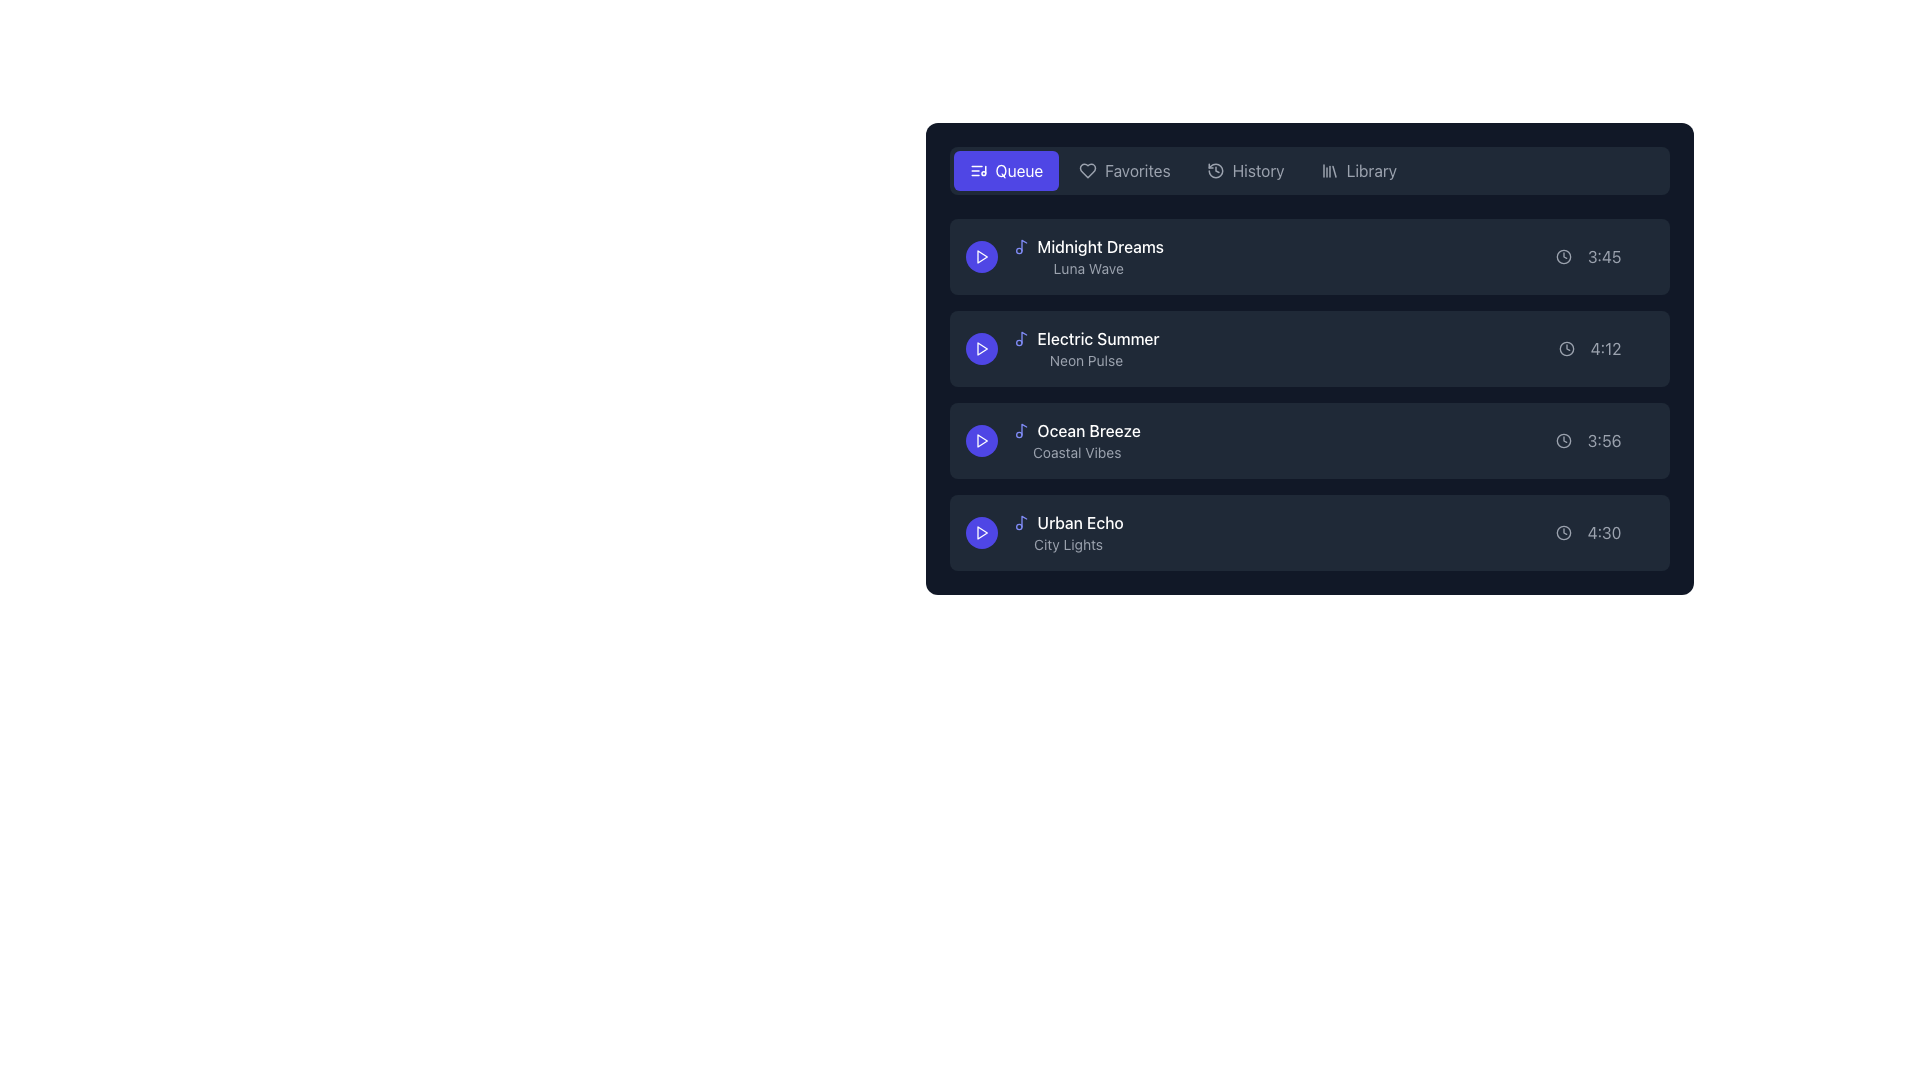 The height and width of the screenshot is (1080, 1920). Describe the element at coordinates (1099, 245) in the screenshot. I see `the label displaying 'Midnight Dreams' in a music playlist interface, positioned to the right of a music note icon and above 'Luna Wave'` at that location.